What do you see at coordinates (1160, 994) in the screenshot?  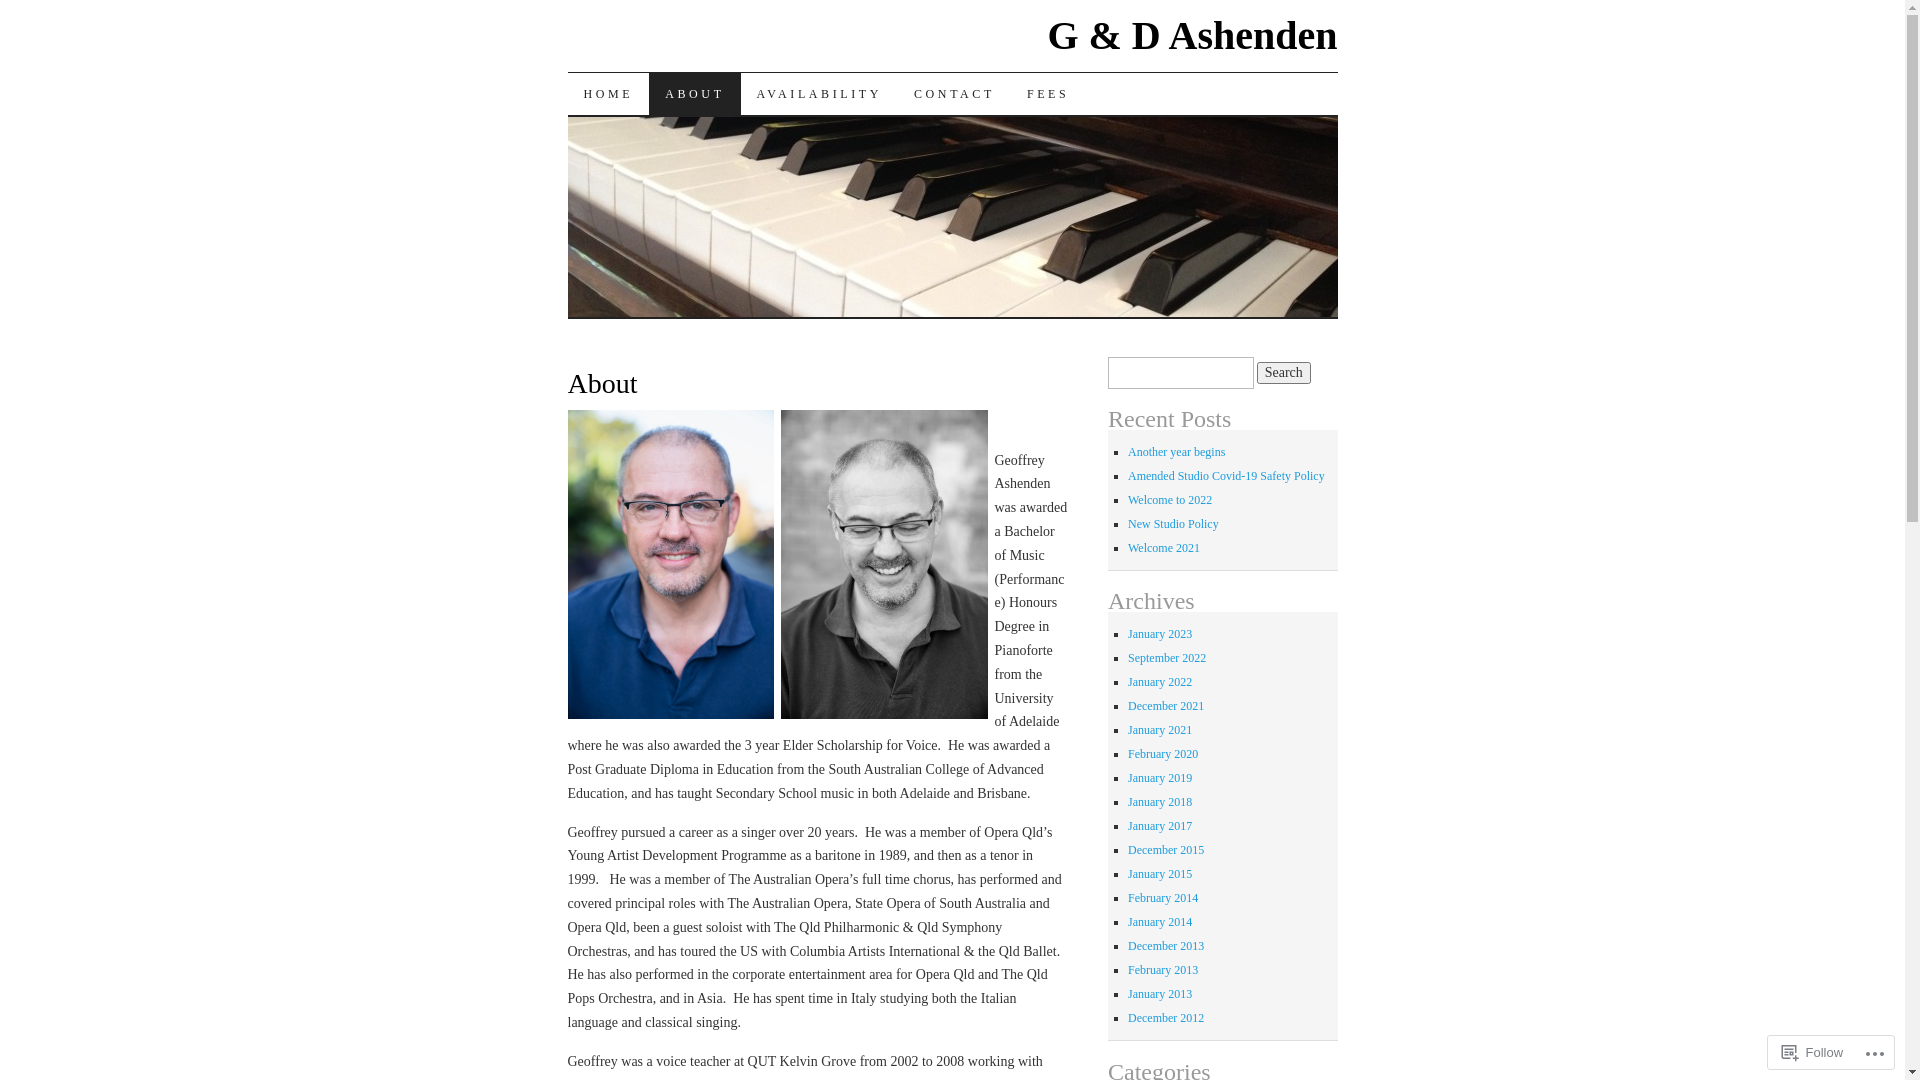 I see `'January 2013'` at bounding box center [1160, 994].